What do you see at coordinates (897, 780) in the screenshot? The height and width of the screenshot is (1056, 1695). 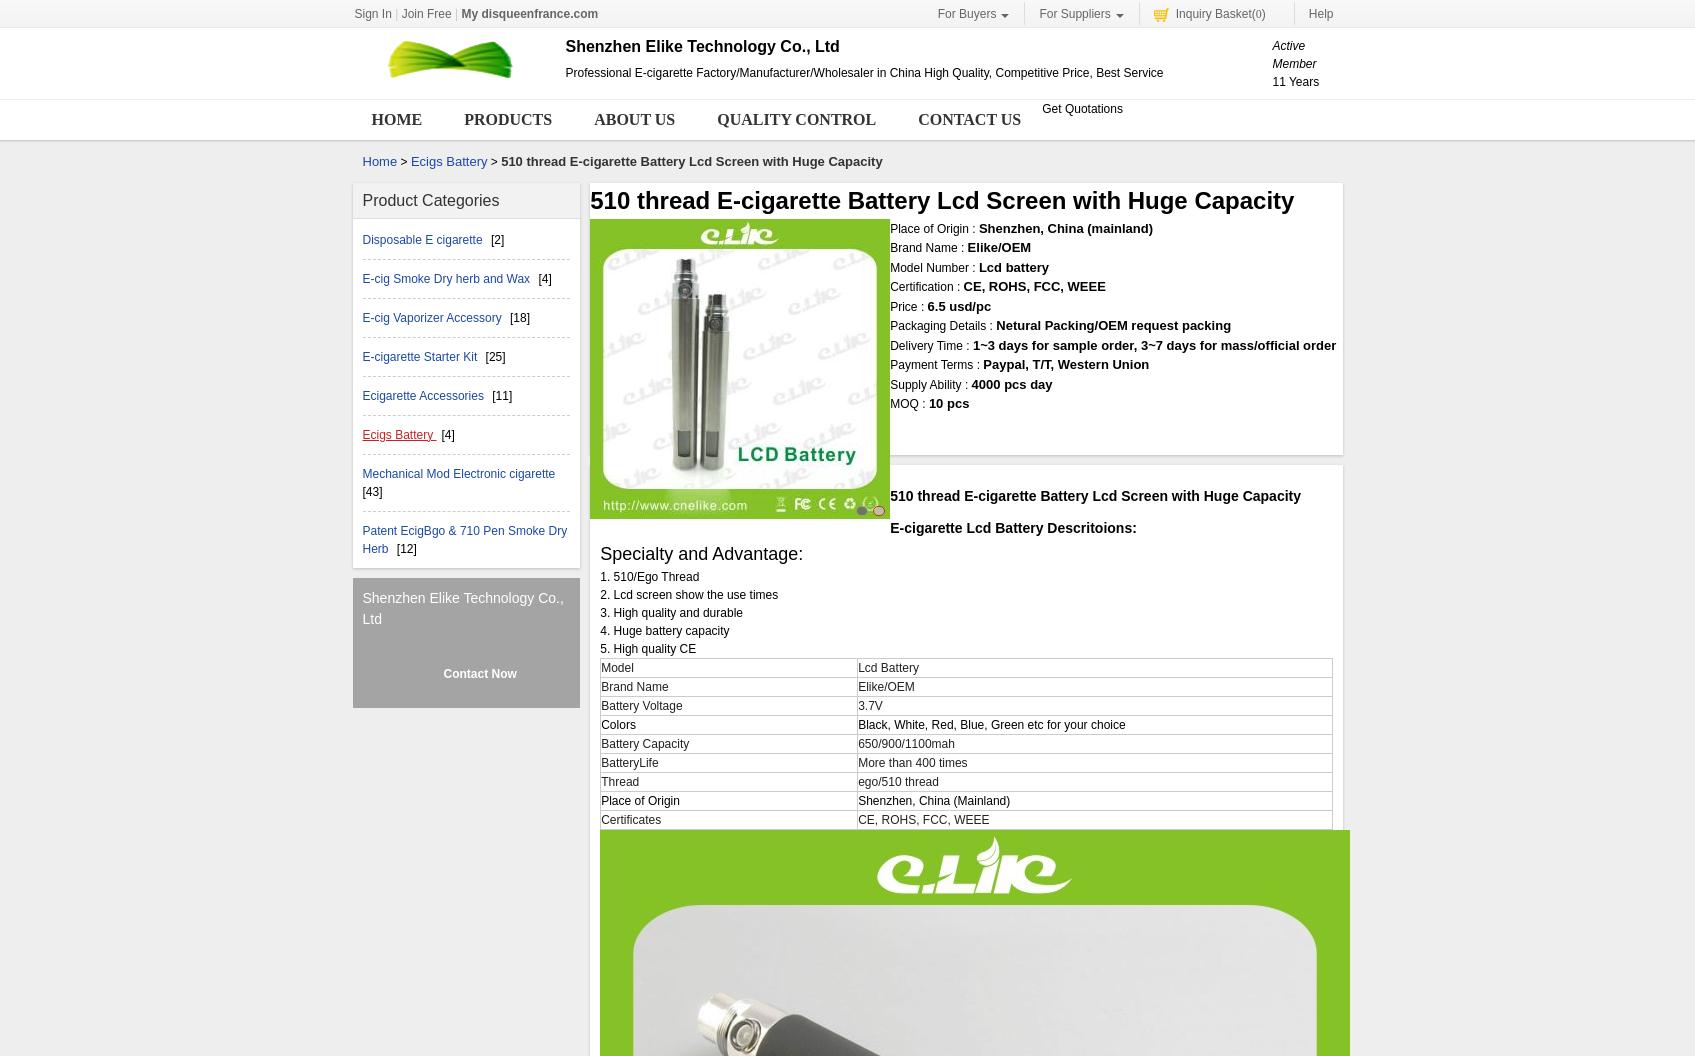 I see `'ego/510 thread'` at bounding box center [897, 780].